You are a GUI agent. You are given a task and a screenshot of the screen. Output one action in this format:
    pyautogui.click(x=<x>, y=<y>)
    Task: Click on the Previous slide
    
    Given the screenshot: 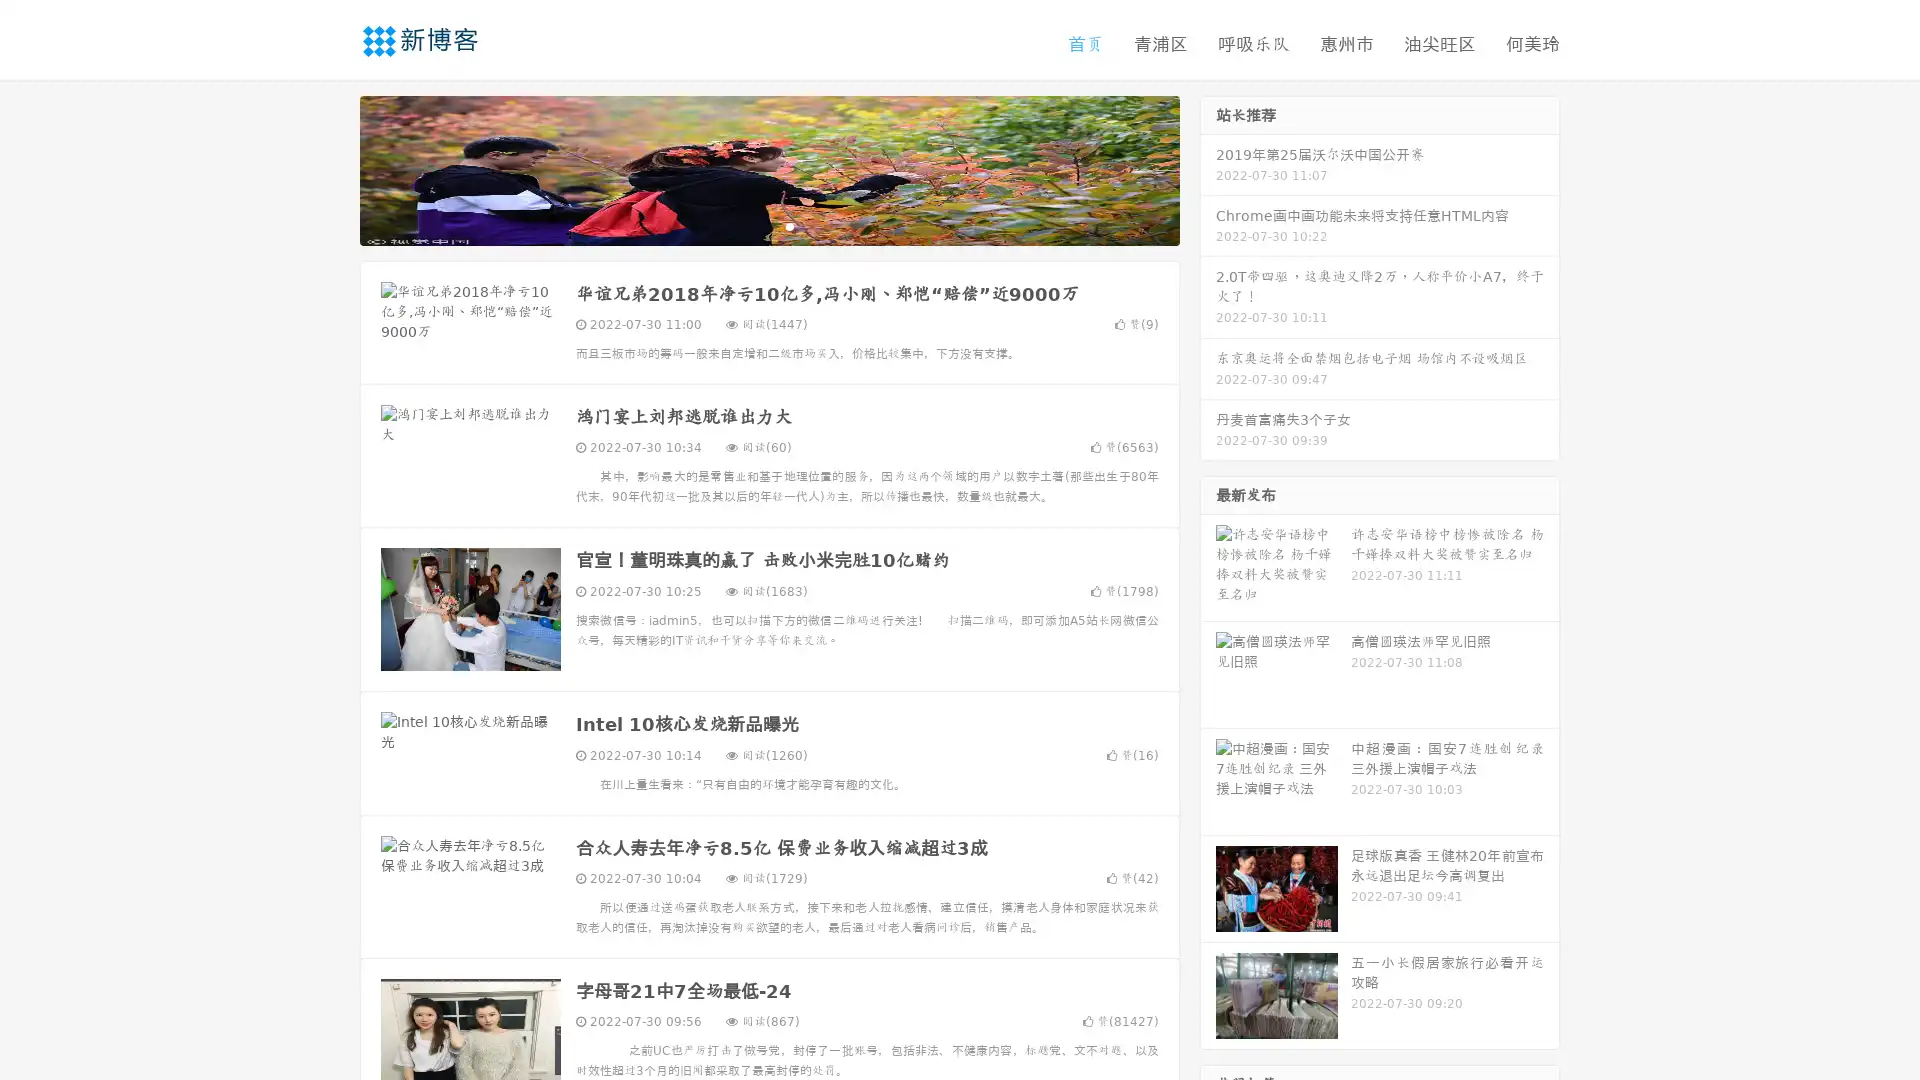 What is the action you would take?
    pyautogui.click(x=330, y=168)
    